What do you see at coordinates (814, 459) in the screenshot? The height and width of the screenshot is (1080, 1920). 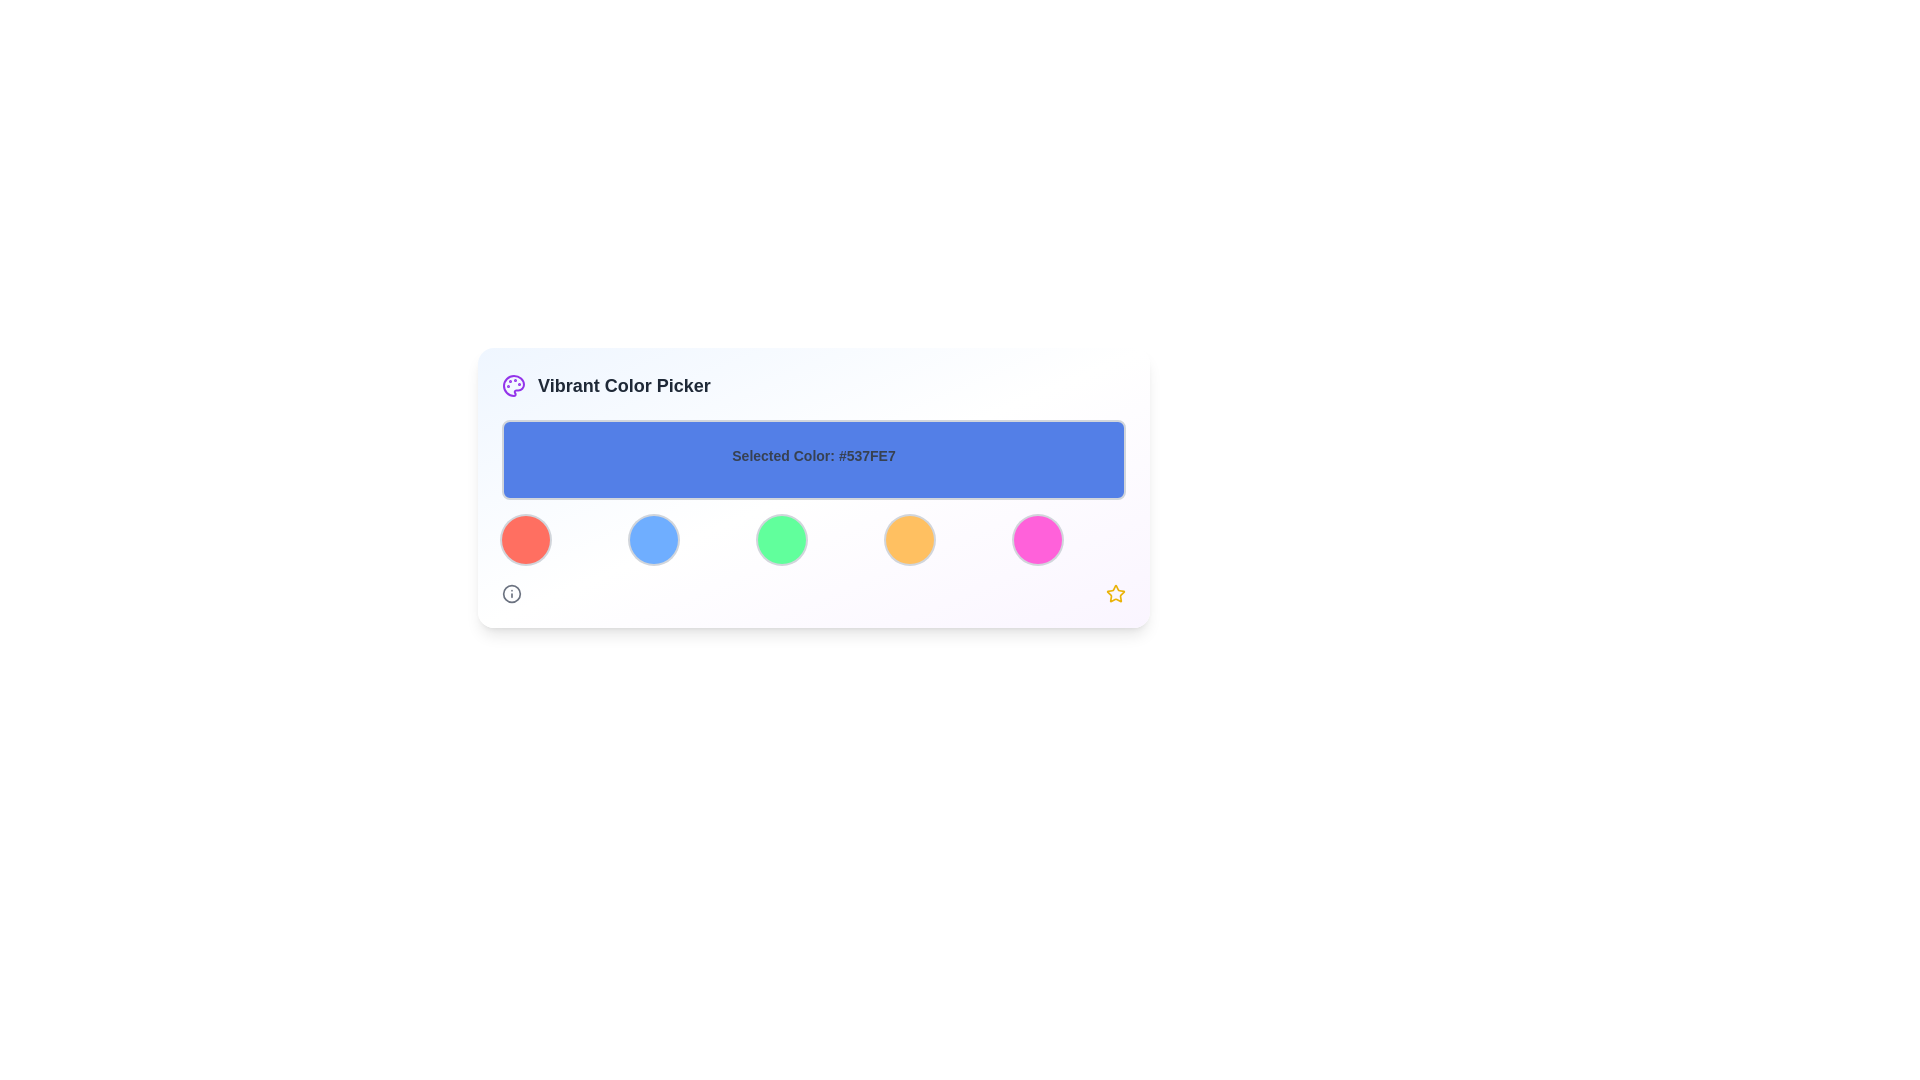 I see `text from the Text Label displaying 'Selected Color: #537FE7', which is centrally located below the 'Vibrant Color Picker' header` at bounding box center [814, 459].